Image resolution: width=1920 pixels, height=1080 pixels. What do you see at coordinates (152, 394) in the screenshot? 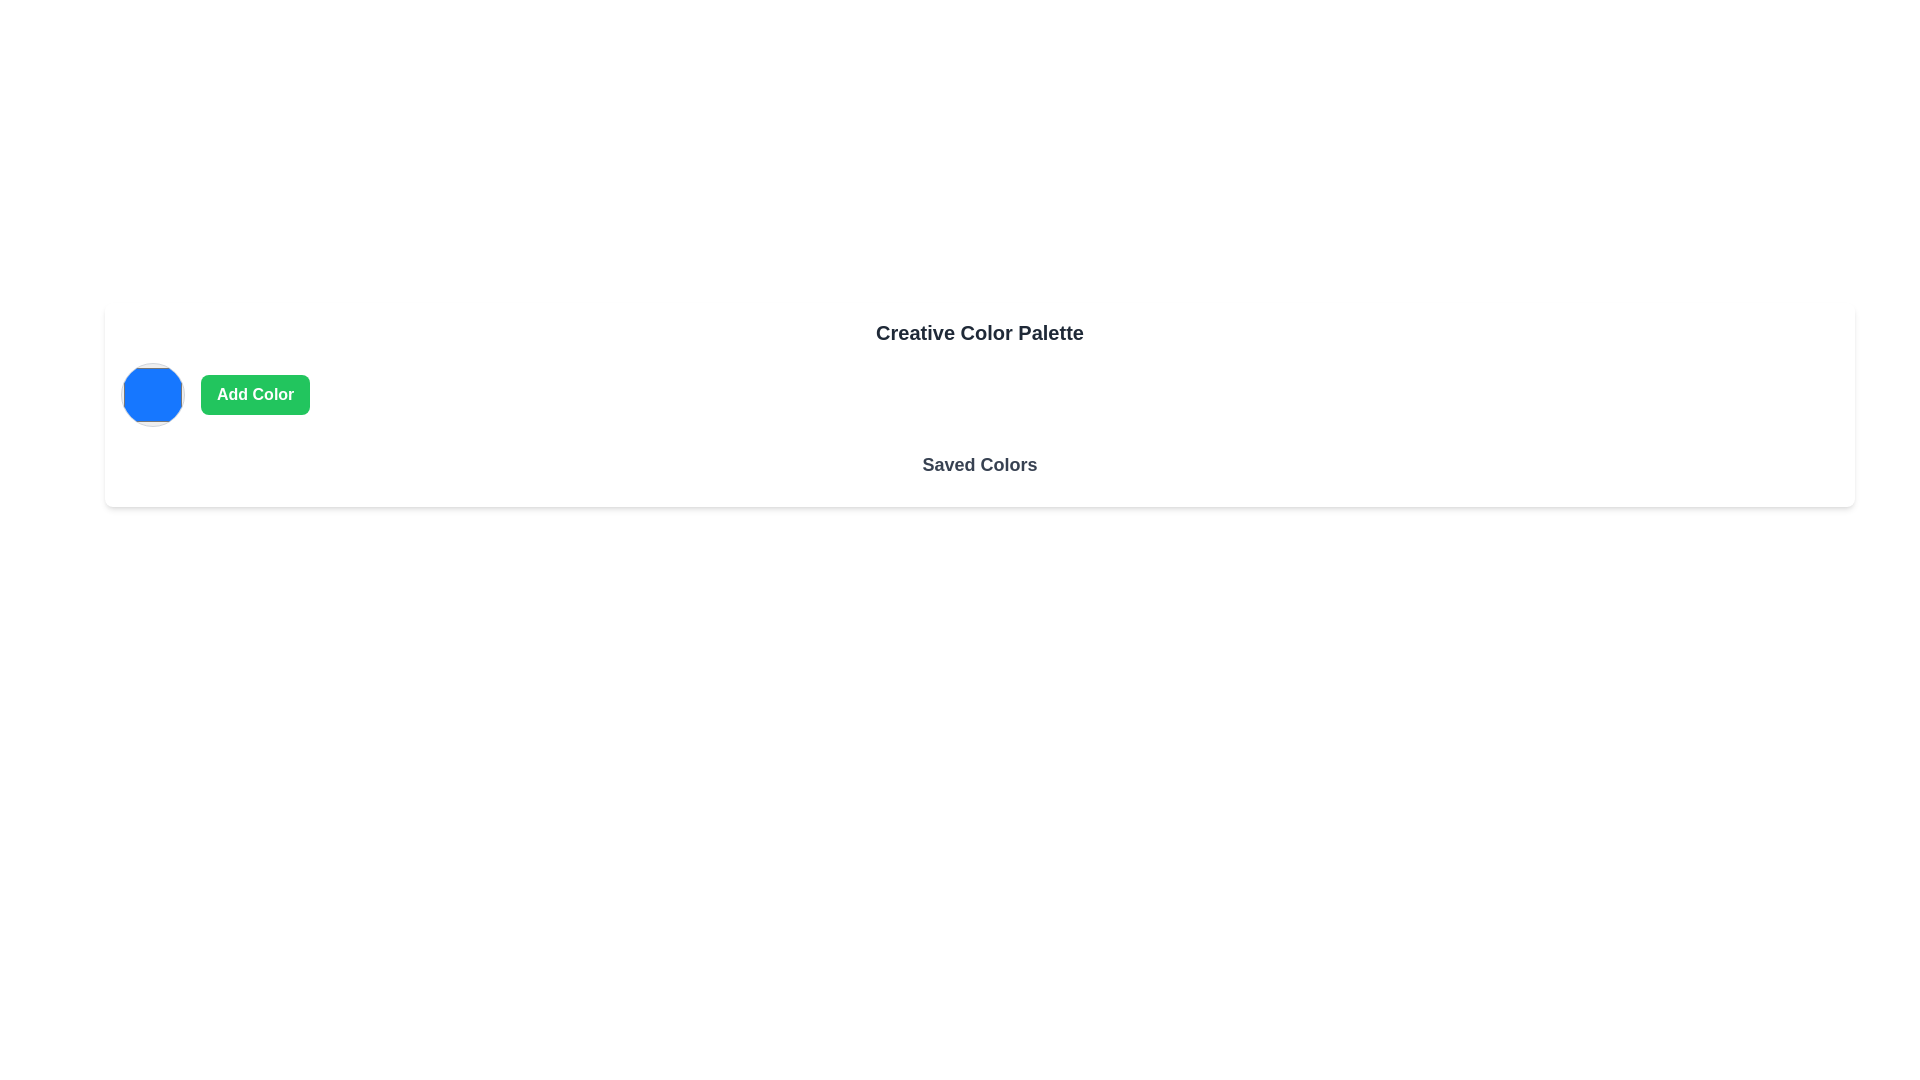
I see `the color display or selector element` at bounding box center [152, 394].